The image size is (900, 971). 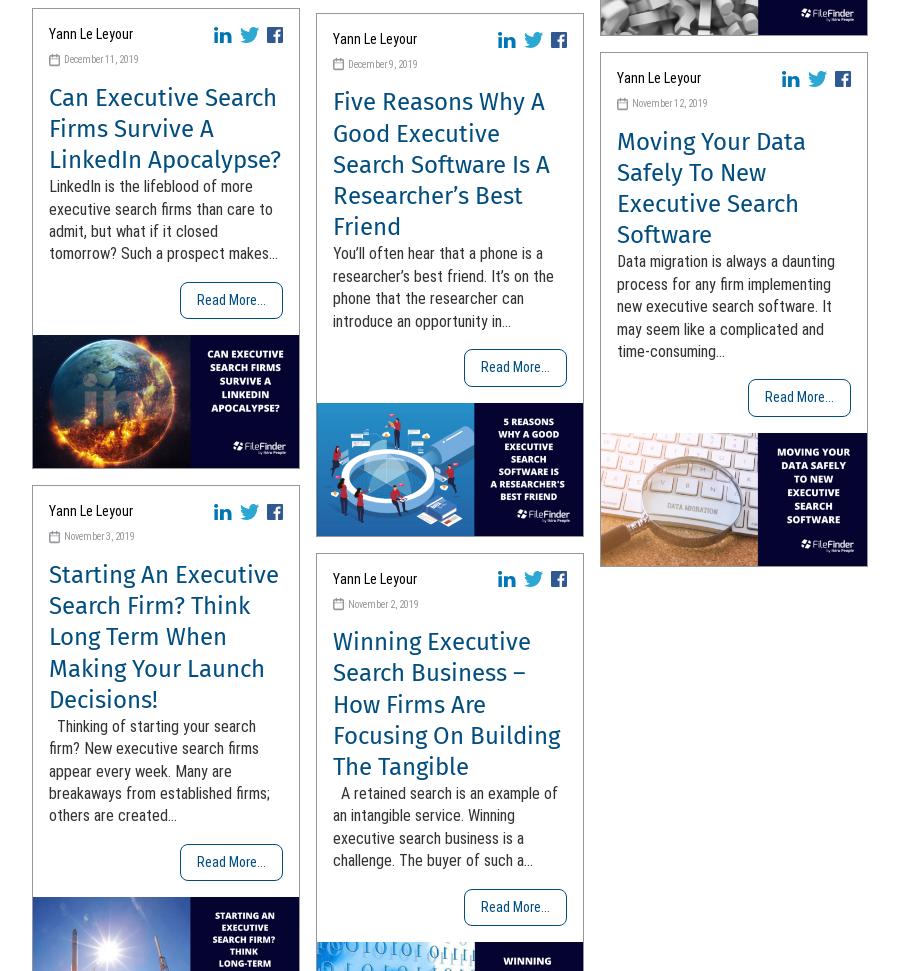 What do you see at coordinates (159, 770) in the screenshot?
I see `'Thinking of starting your search firm? New executive search firms appear every week. Many are breakaways from established firms; others are created...'` at bounding box center [159, 770].